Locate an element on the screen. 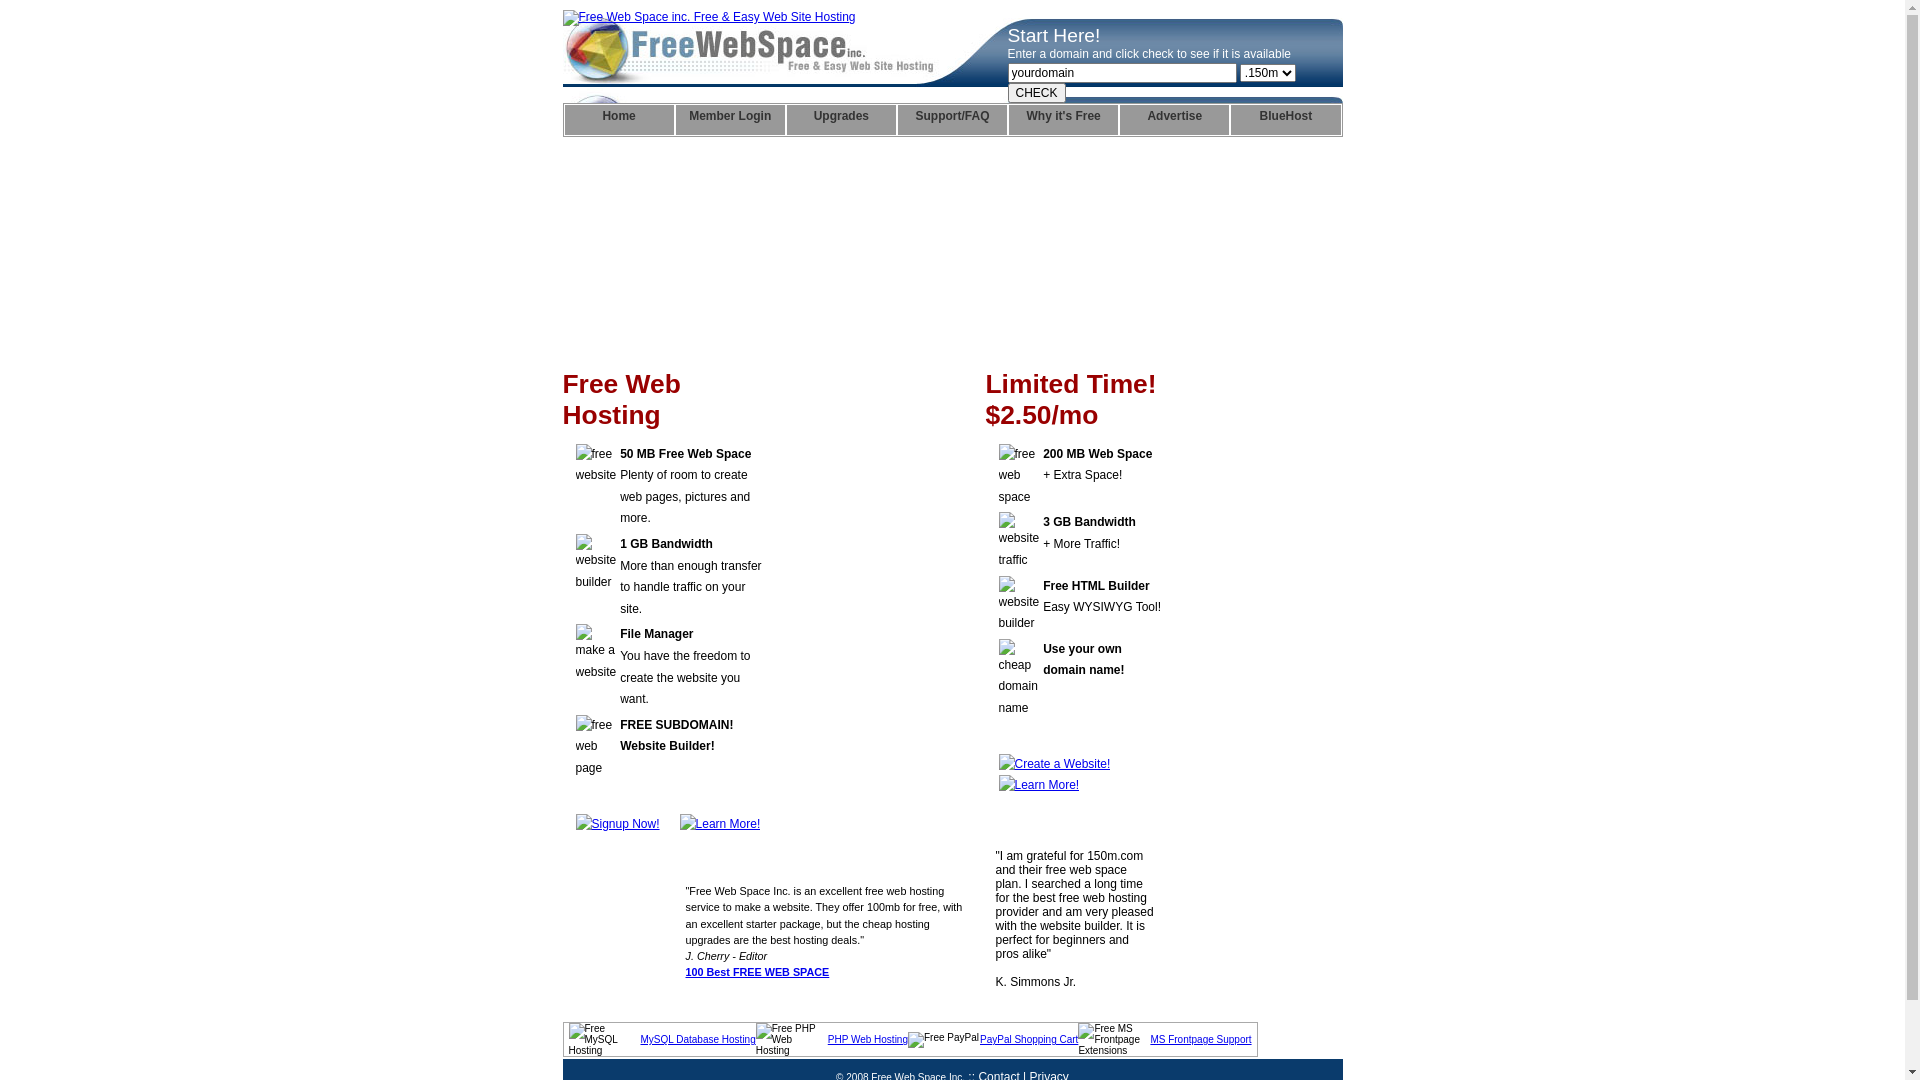 The image size is (1920, 1080). 'Member Login' is located at coordinates (676, 119).